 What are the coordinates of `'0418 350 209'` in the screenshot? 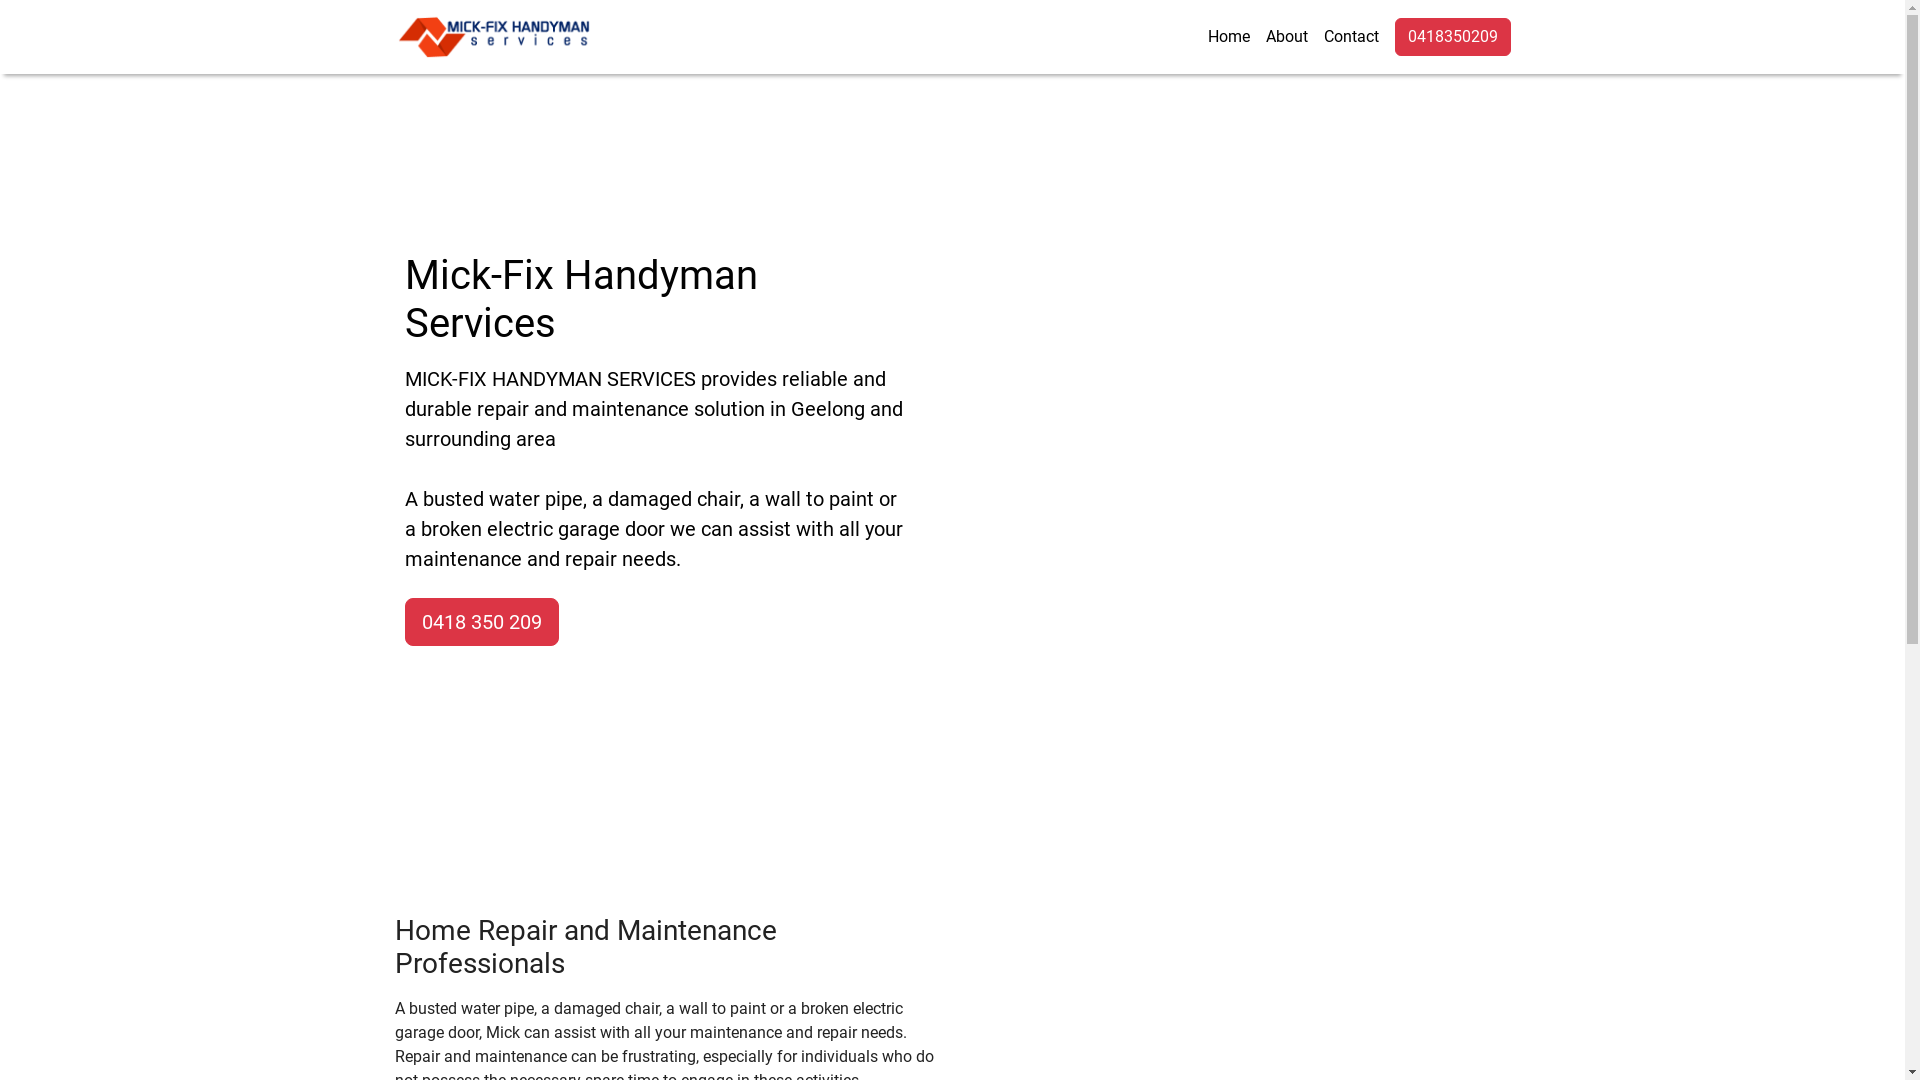 It's located at (480, 620).